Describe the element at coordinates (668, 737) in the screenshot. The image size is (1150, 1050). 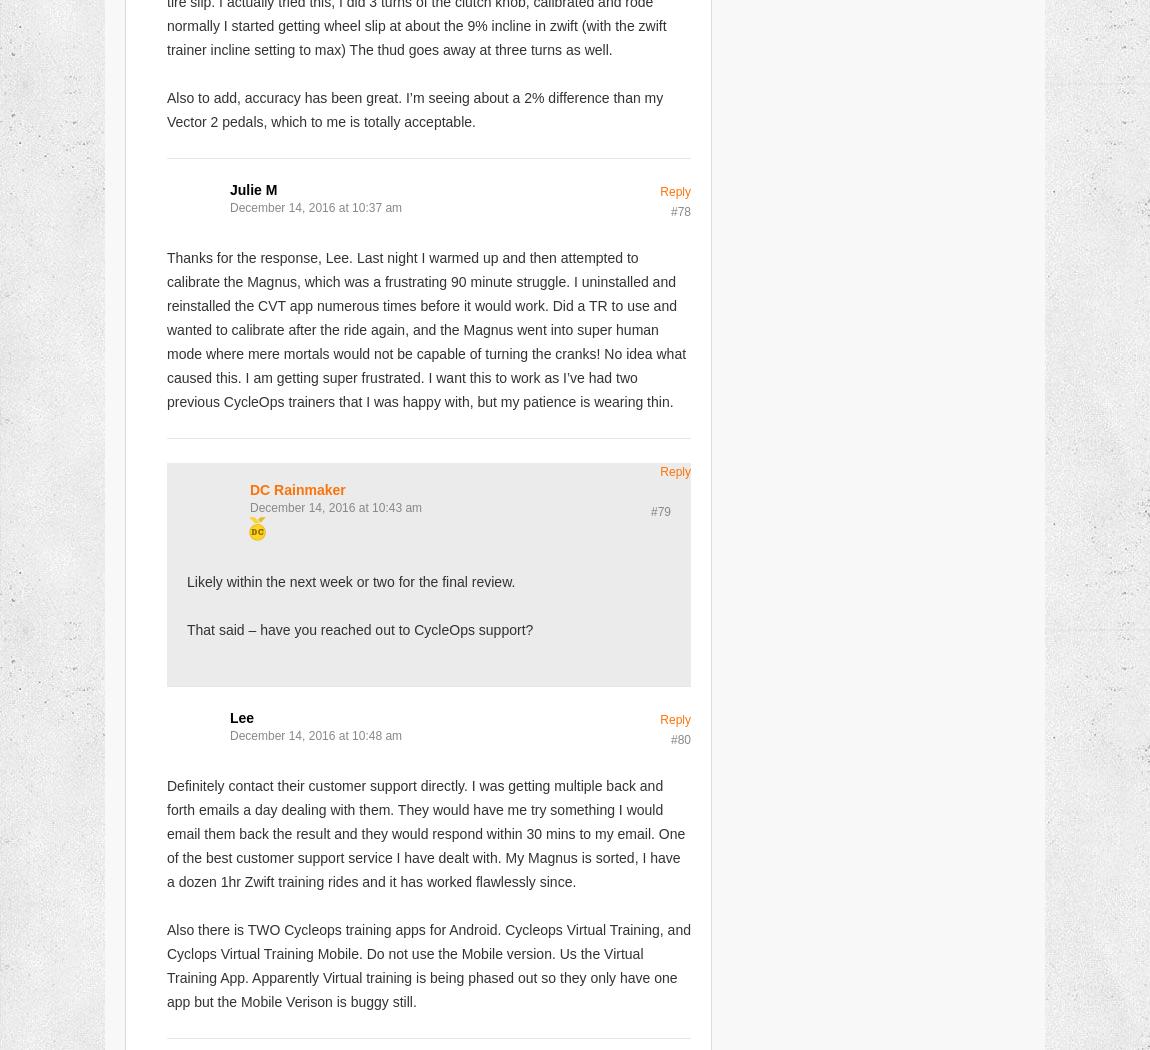
I see `'#80'` at that location.